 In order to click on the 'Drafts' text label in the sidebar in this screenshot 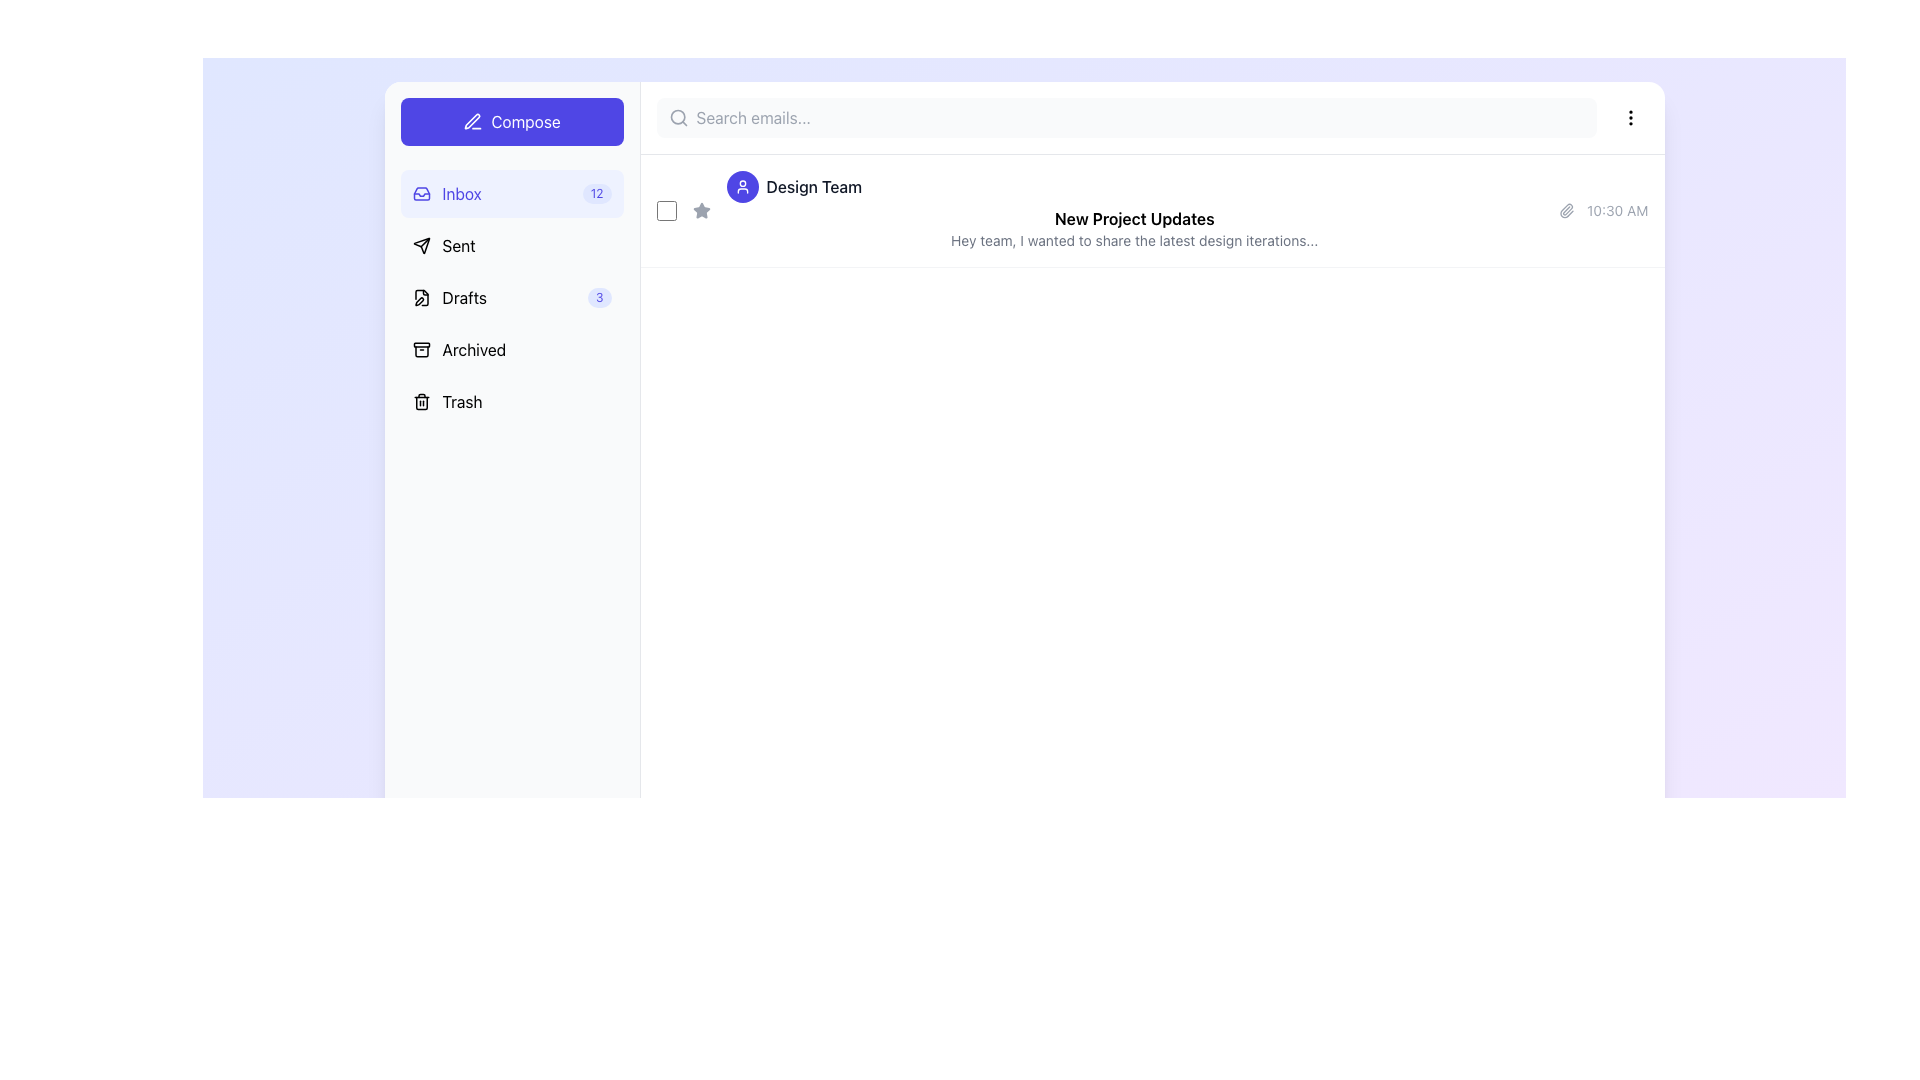, I will do `click(463, 297)`.